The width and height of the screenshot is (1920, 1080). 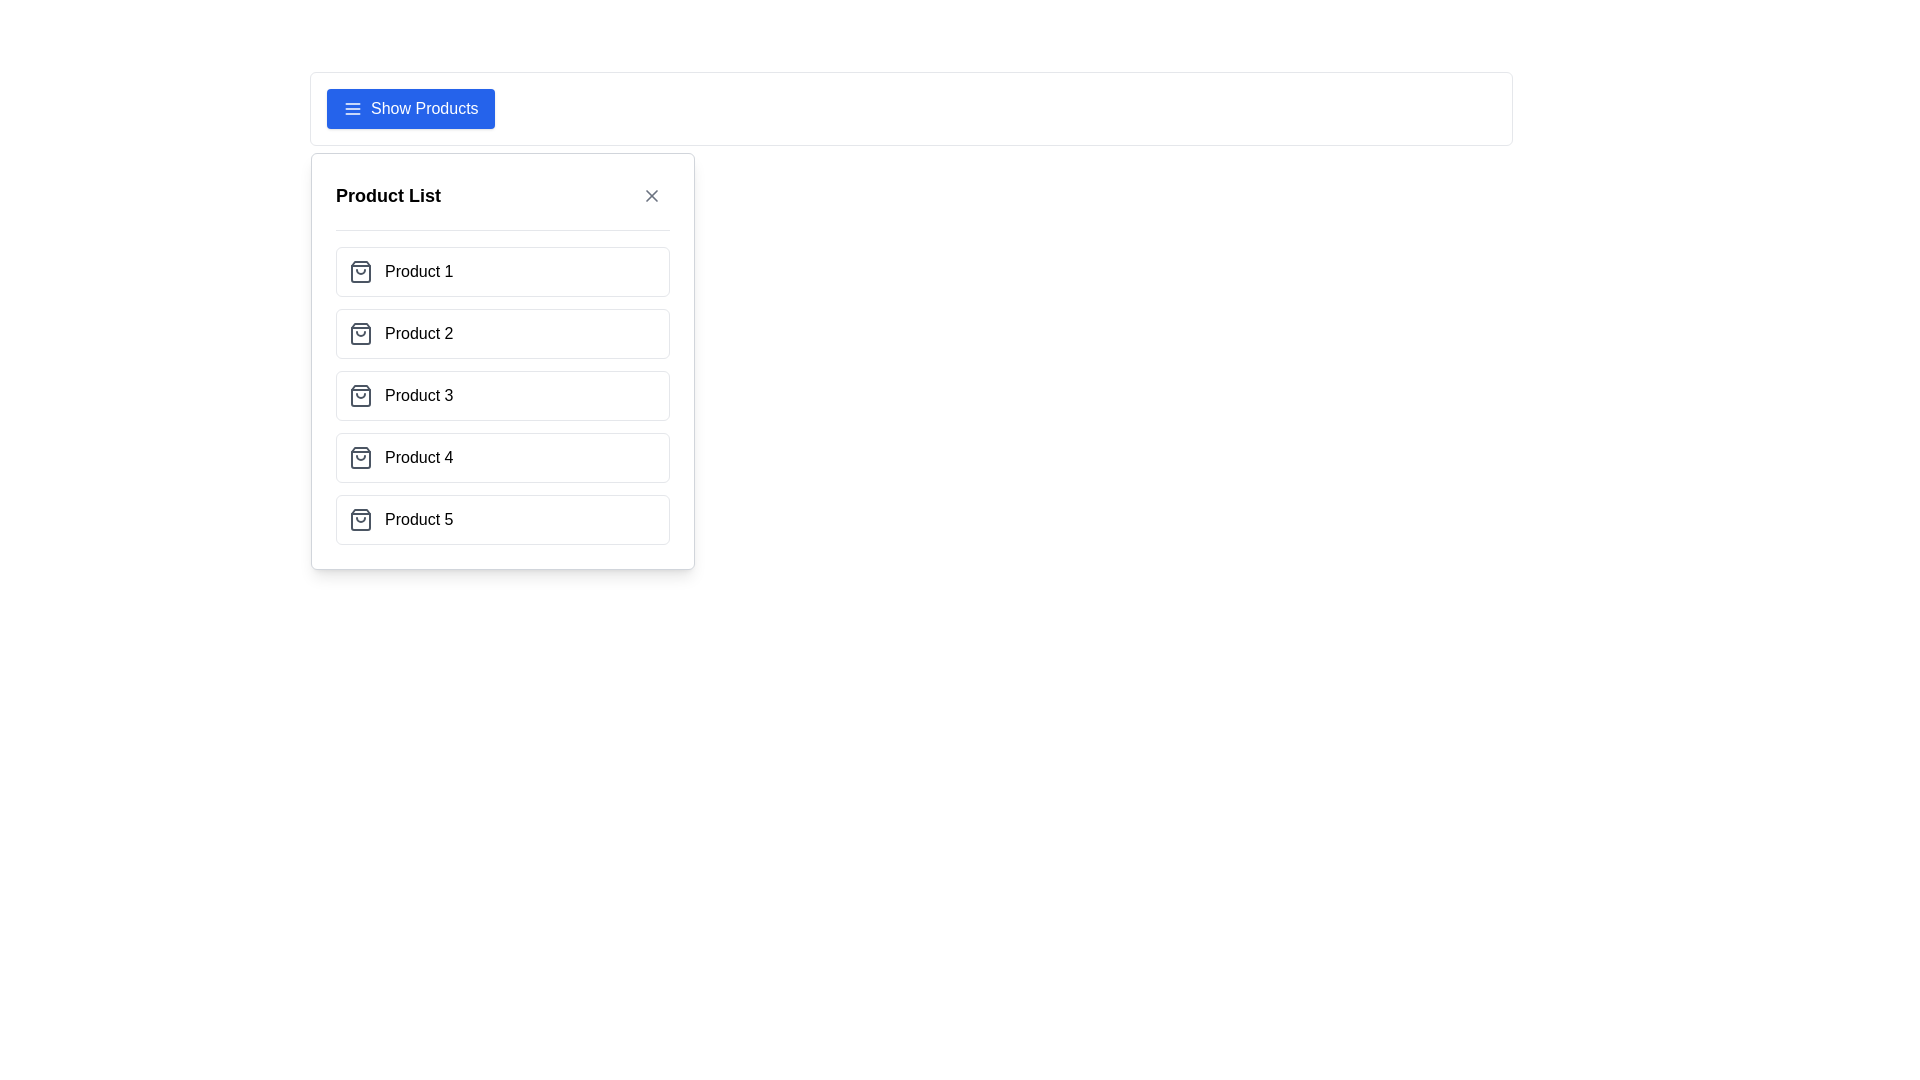 I want to click on the representation of the vector graphical icon for 'Product 1', which is located in the first row of the 'Product List' section, to the left of its text label, so click(x=360, y=272).